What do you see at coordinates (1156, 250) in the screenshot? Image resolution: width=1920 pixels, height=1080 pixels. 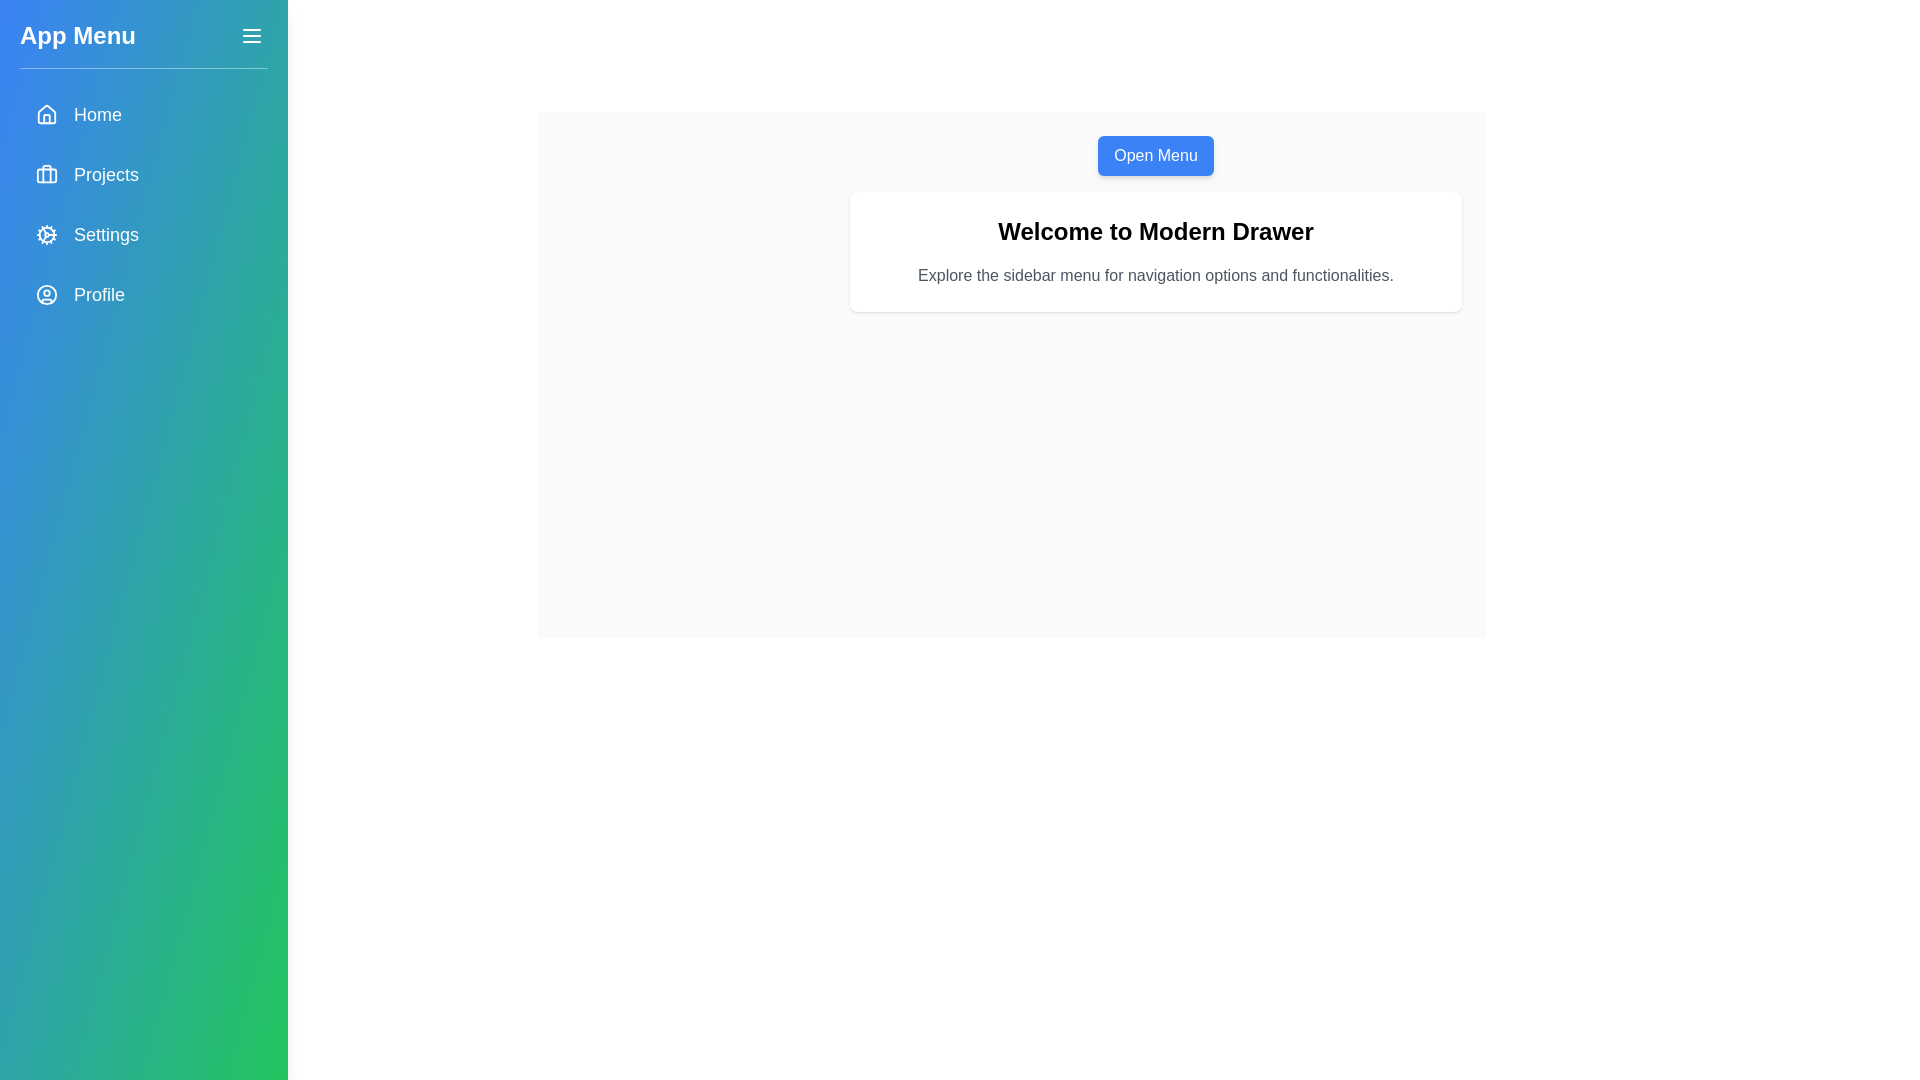 I see `the main content area to focus on it` at bounding box center [1156, 250].